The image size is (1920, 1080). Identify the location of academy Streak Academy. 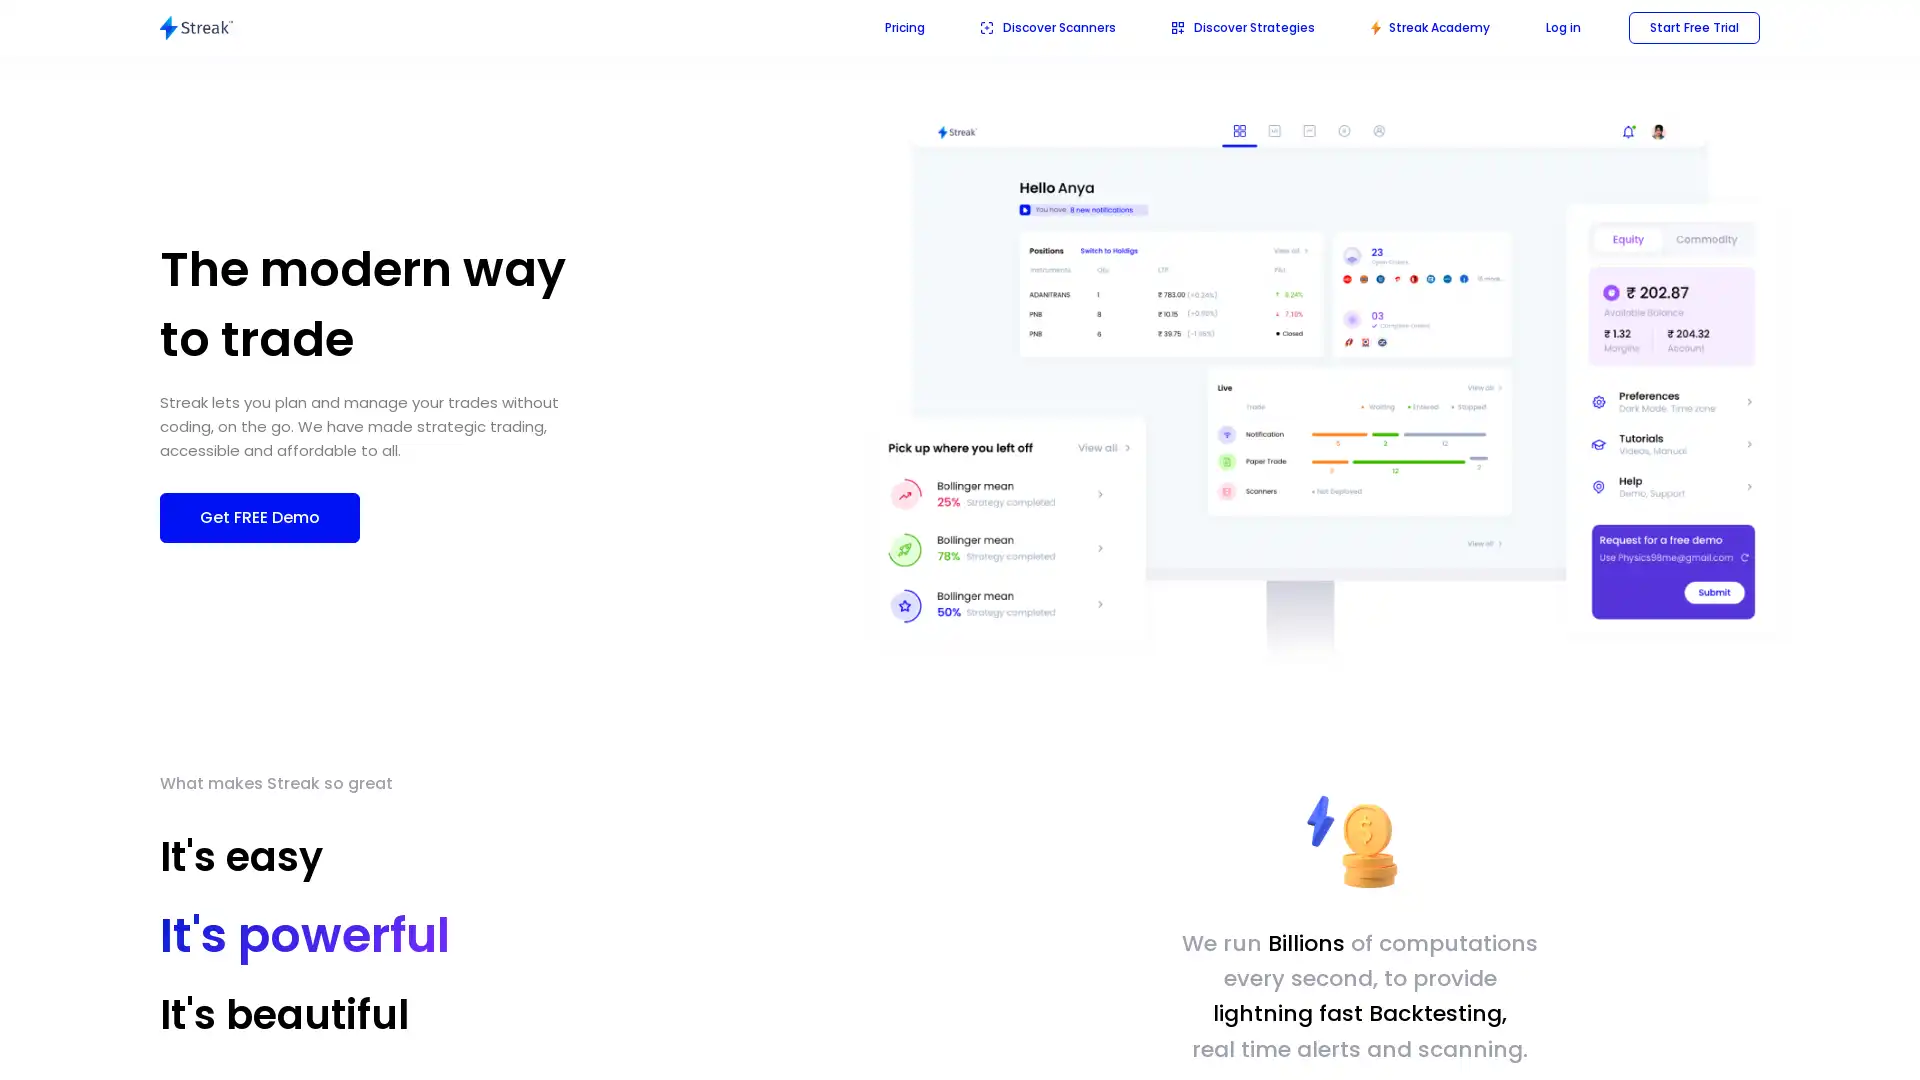
(1429, 27).